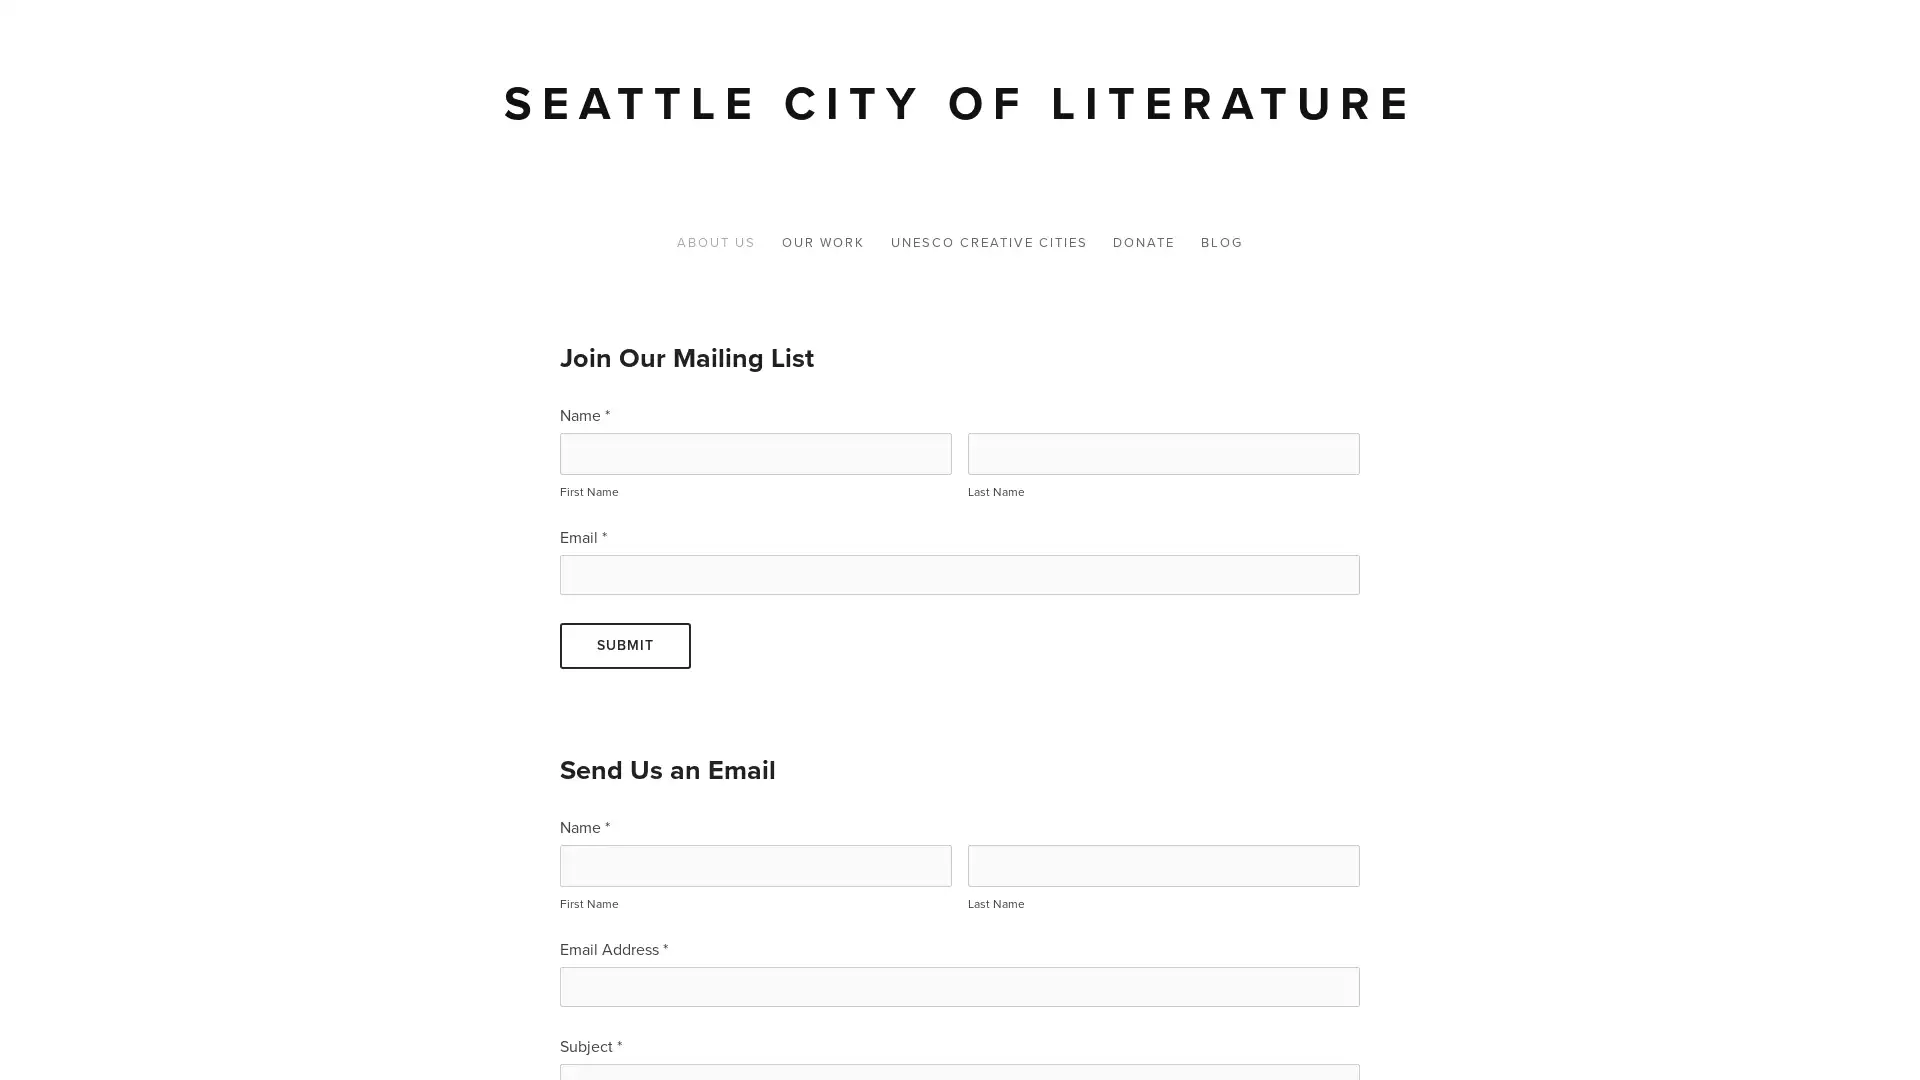 The image size is (1920, 1080). I want to click on Submit, so click(624, 645).